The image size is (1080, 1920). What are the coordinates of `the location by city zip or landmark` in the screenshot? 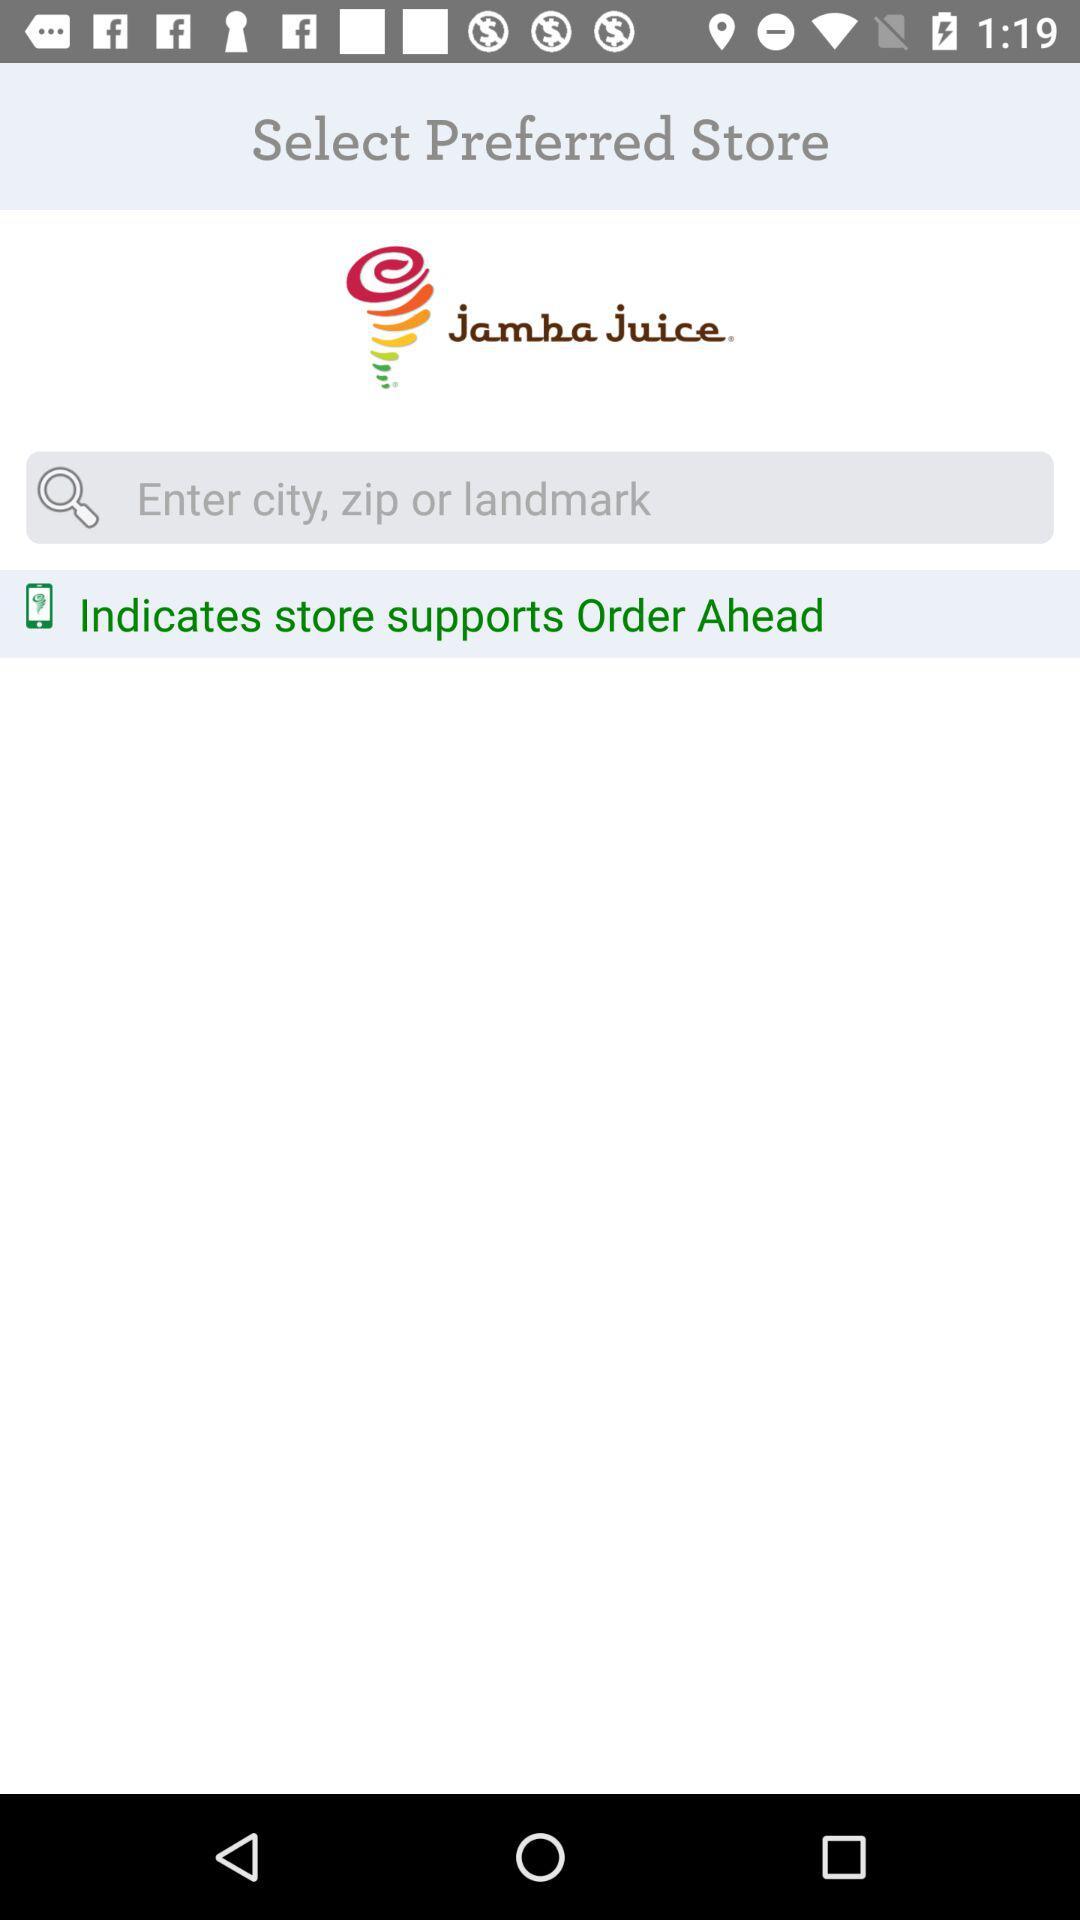 It's located at (540, 497).